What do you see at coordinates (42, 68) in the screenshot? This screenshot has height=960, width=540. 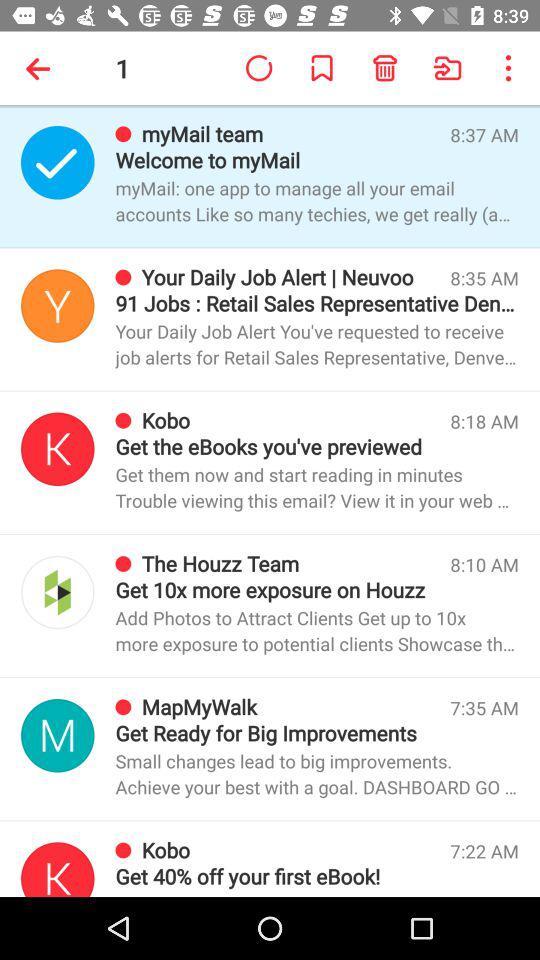 I see `app next to the 1 item` at bounding box center [42, 68].